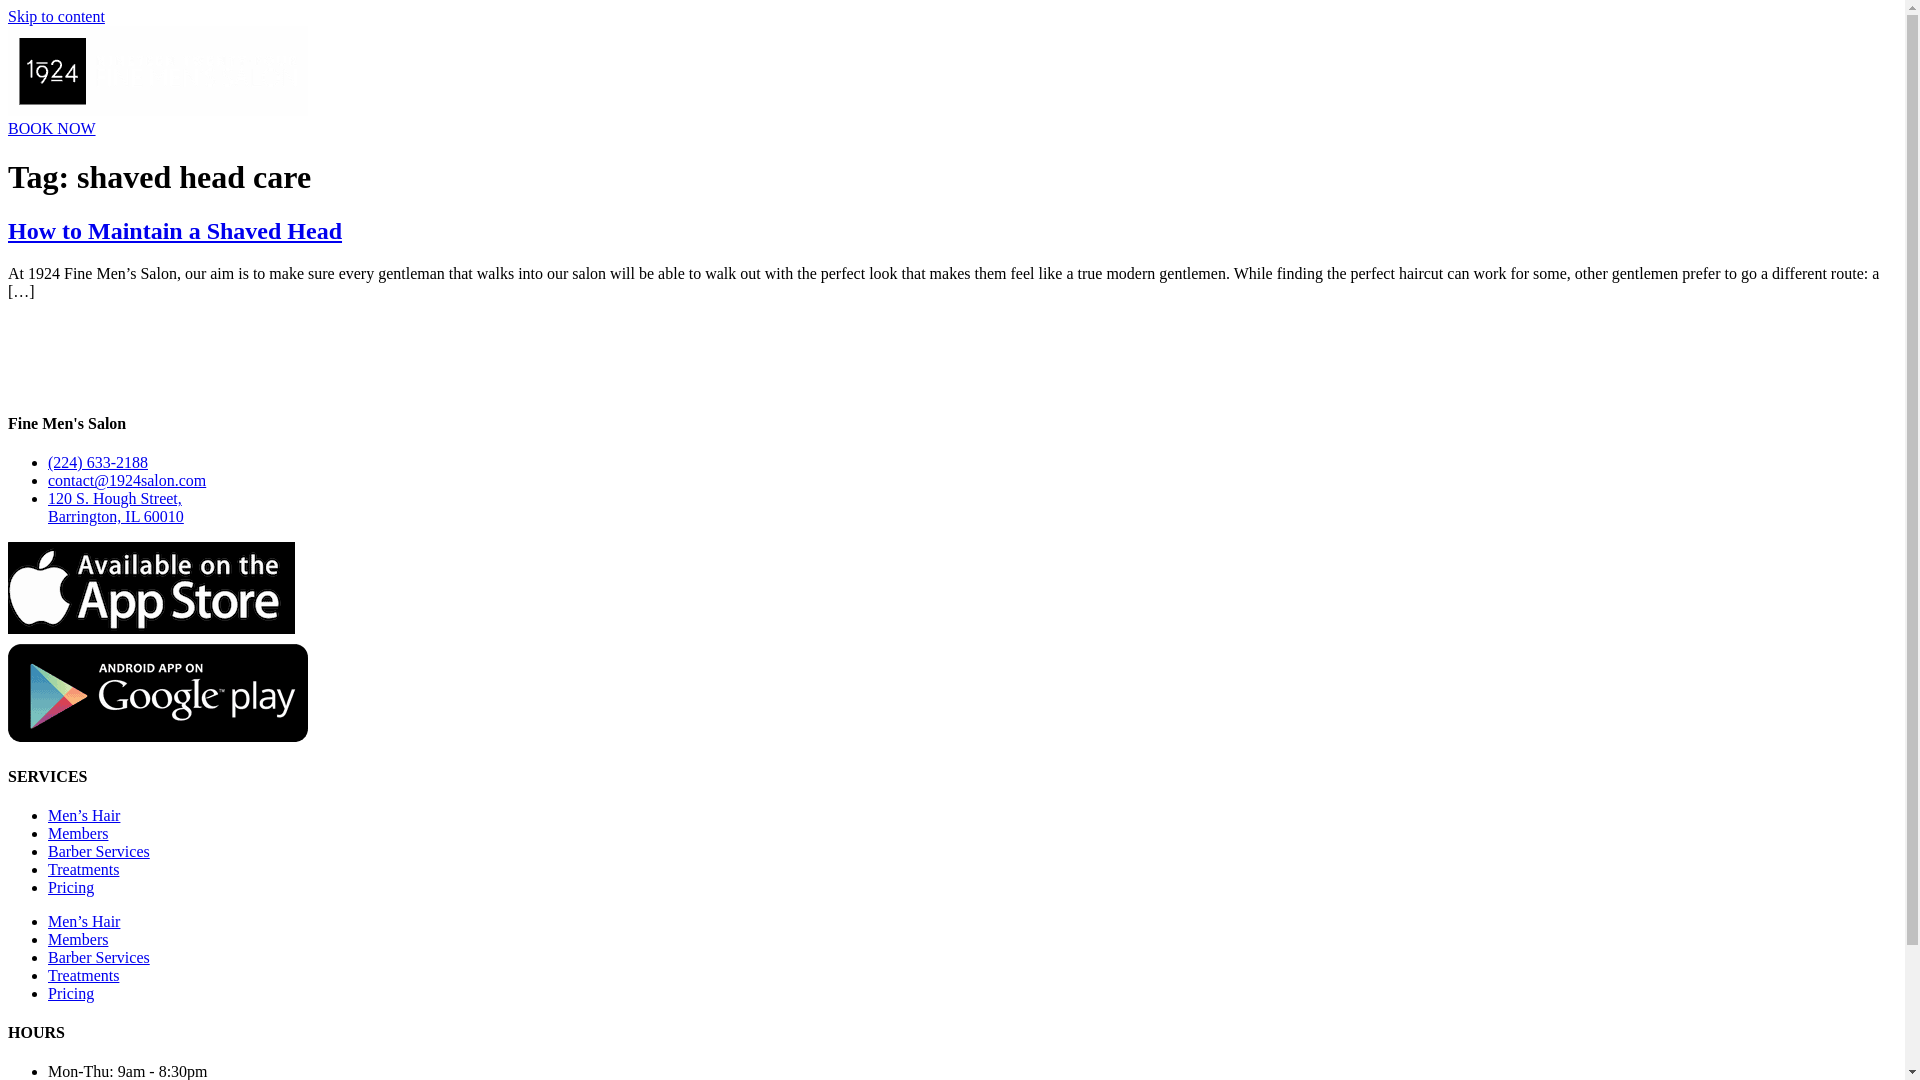  What do you see at coordinates (48, 974) in the screenshot?
I see `'Treatments'` at bounding box center [48, 974].